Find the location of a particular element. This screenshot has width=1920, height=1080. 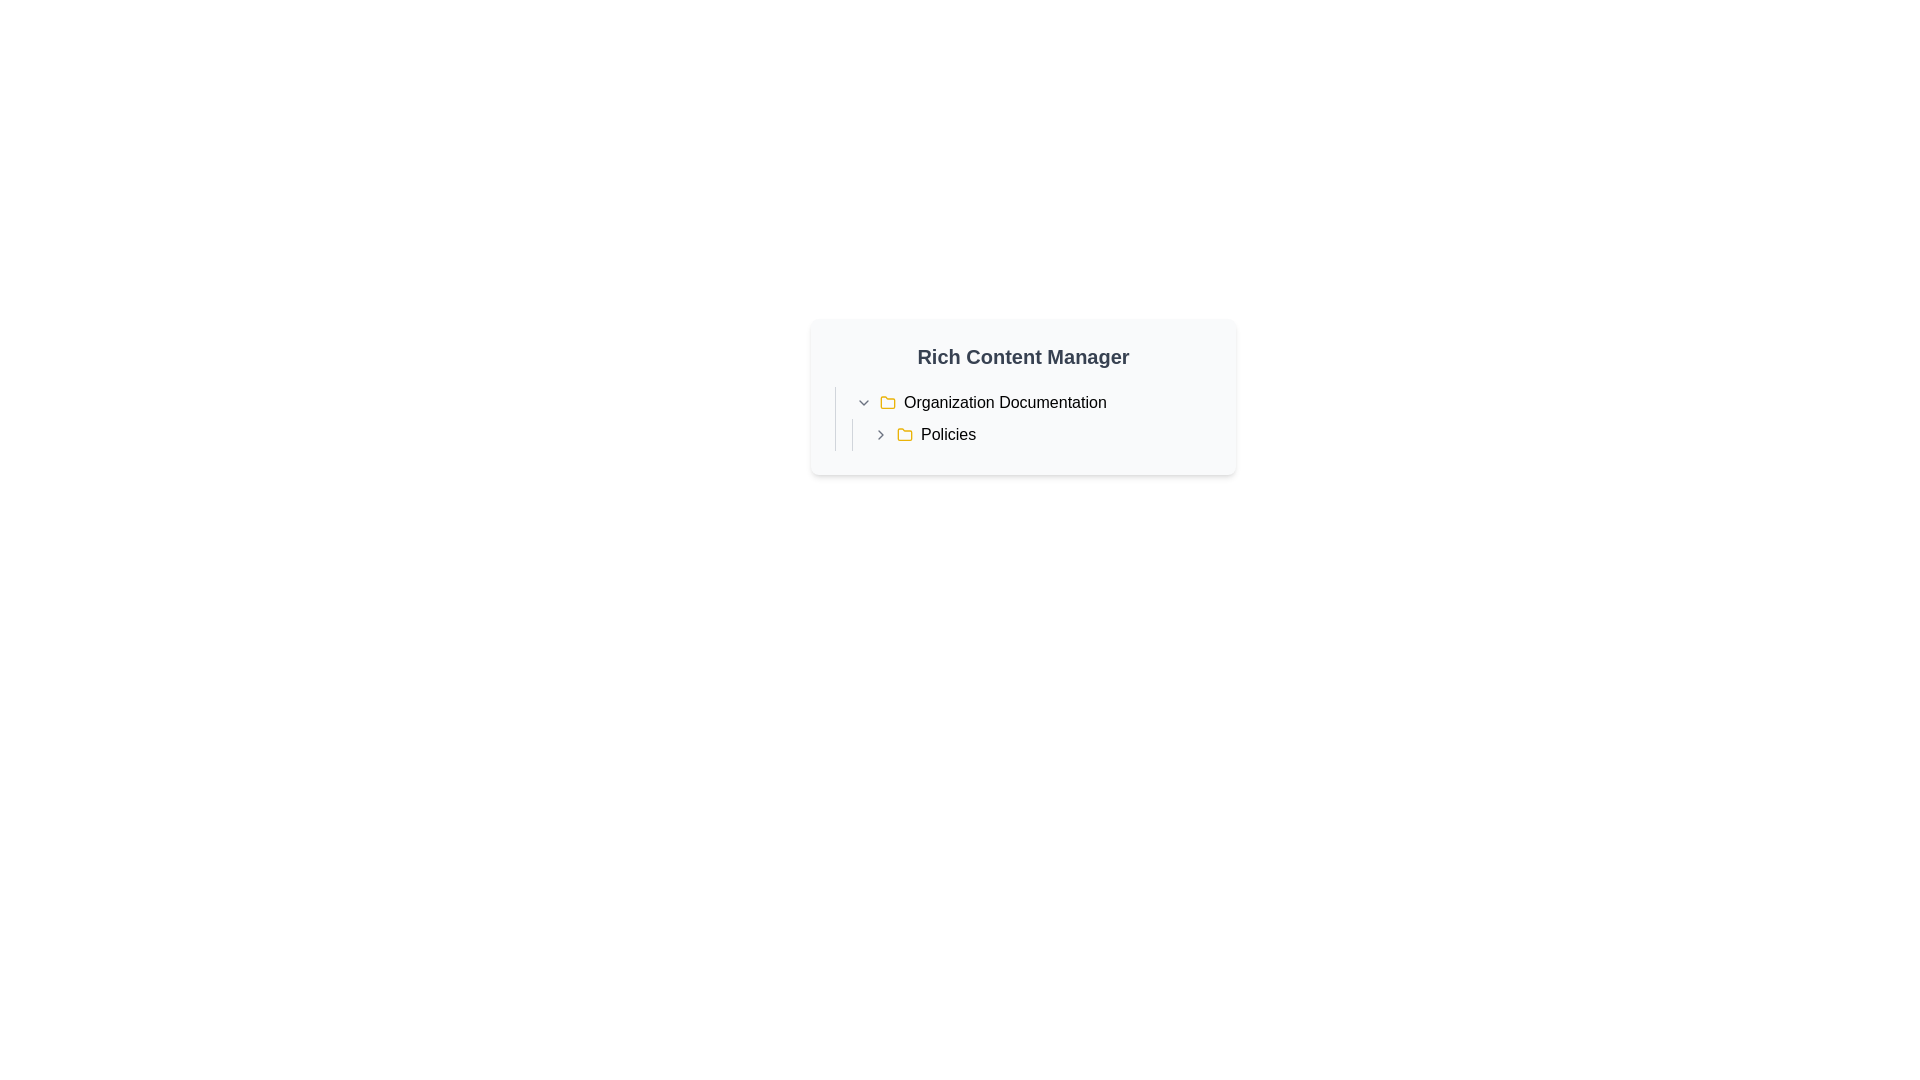

the folder icon next to 'Organization Documentation' in the hierarchical folder list entry is located at coordinates (1023, 418).